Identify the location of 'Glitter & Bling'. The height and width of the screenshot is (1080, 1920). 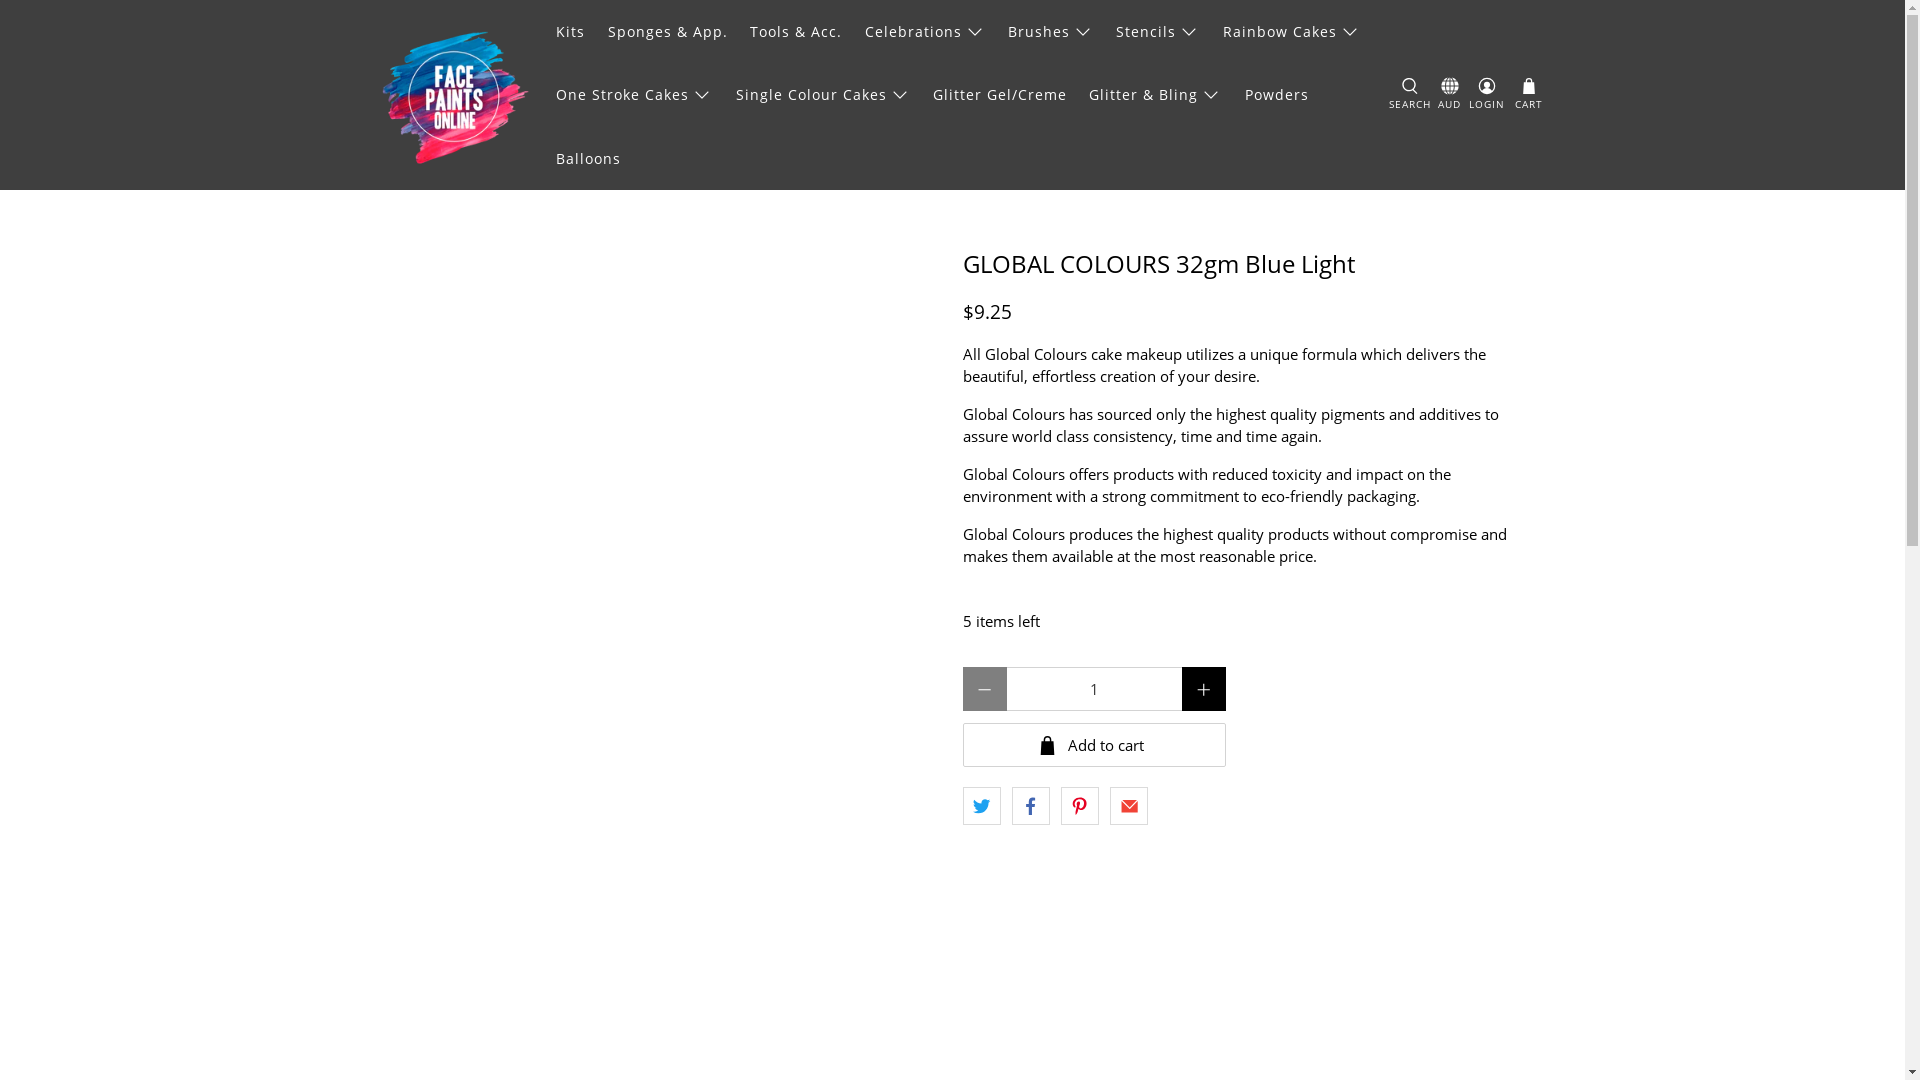
(1155, 94).